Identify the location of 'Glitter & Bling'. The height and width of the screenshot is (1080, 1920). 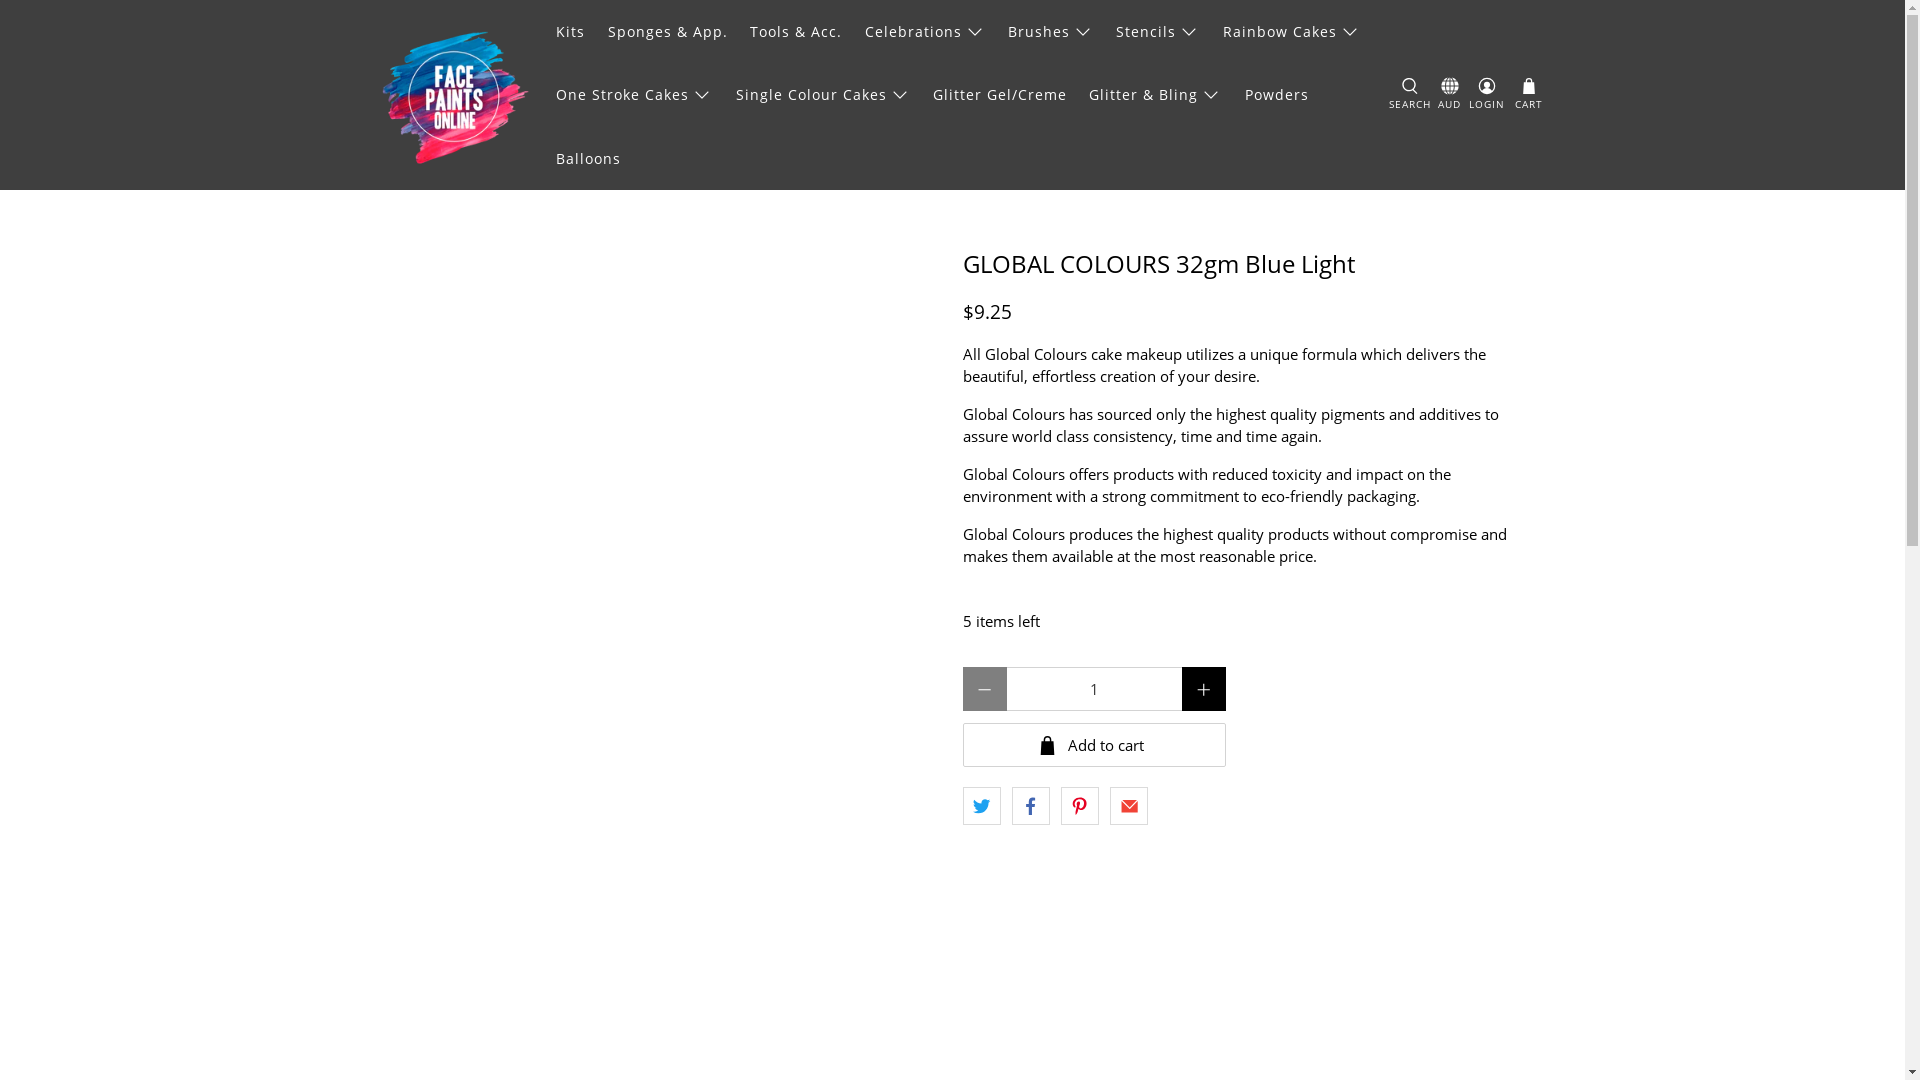
(1155, 94).